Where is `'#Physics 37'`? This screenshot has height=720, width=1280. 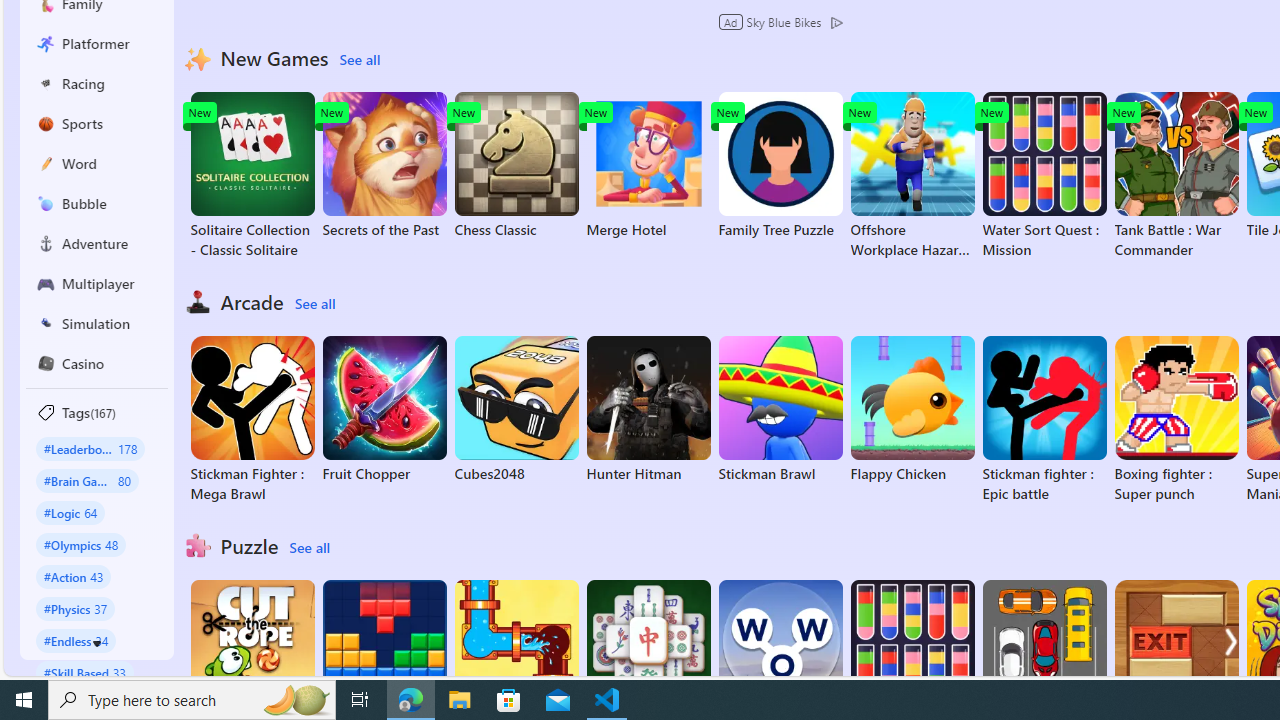 '#Physics 37' is located at coordinates (76, 607).